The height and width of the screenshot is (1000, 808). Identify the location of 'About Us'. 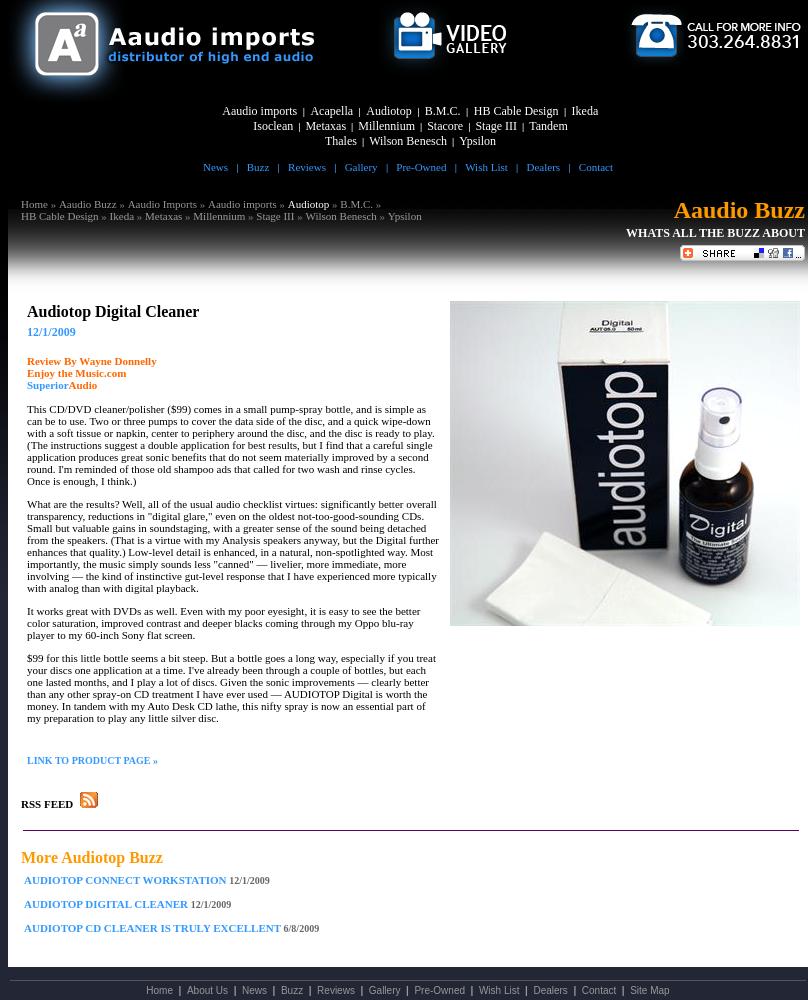
(207, 989).